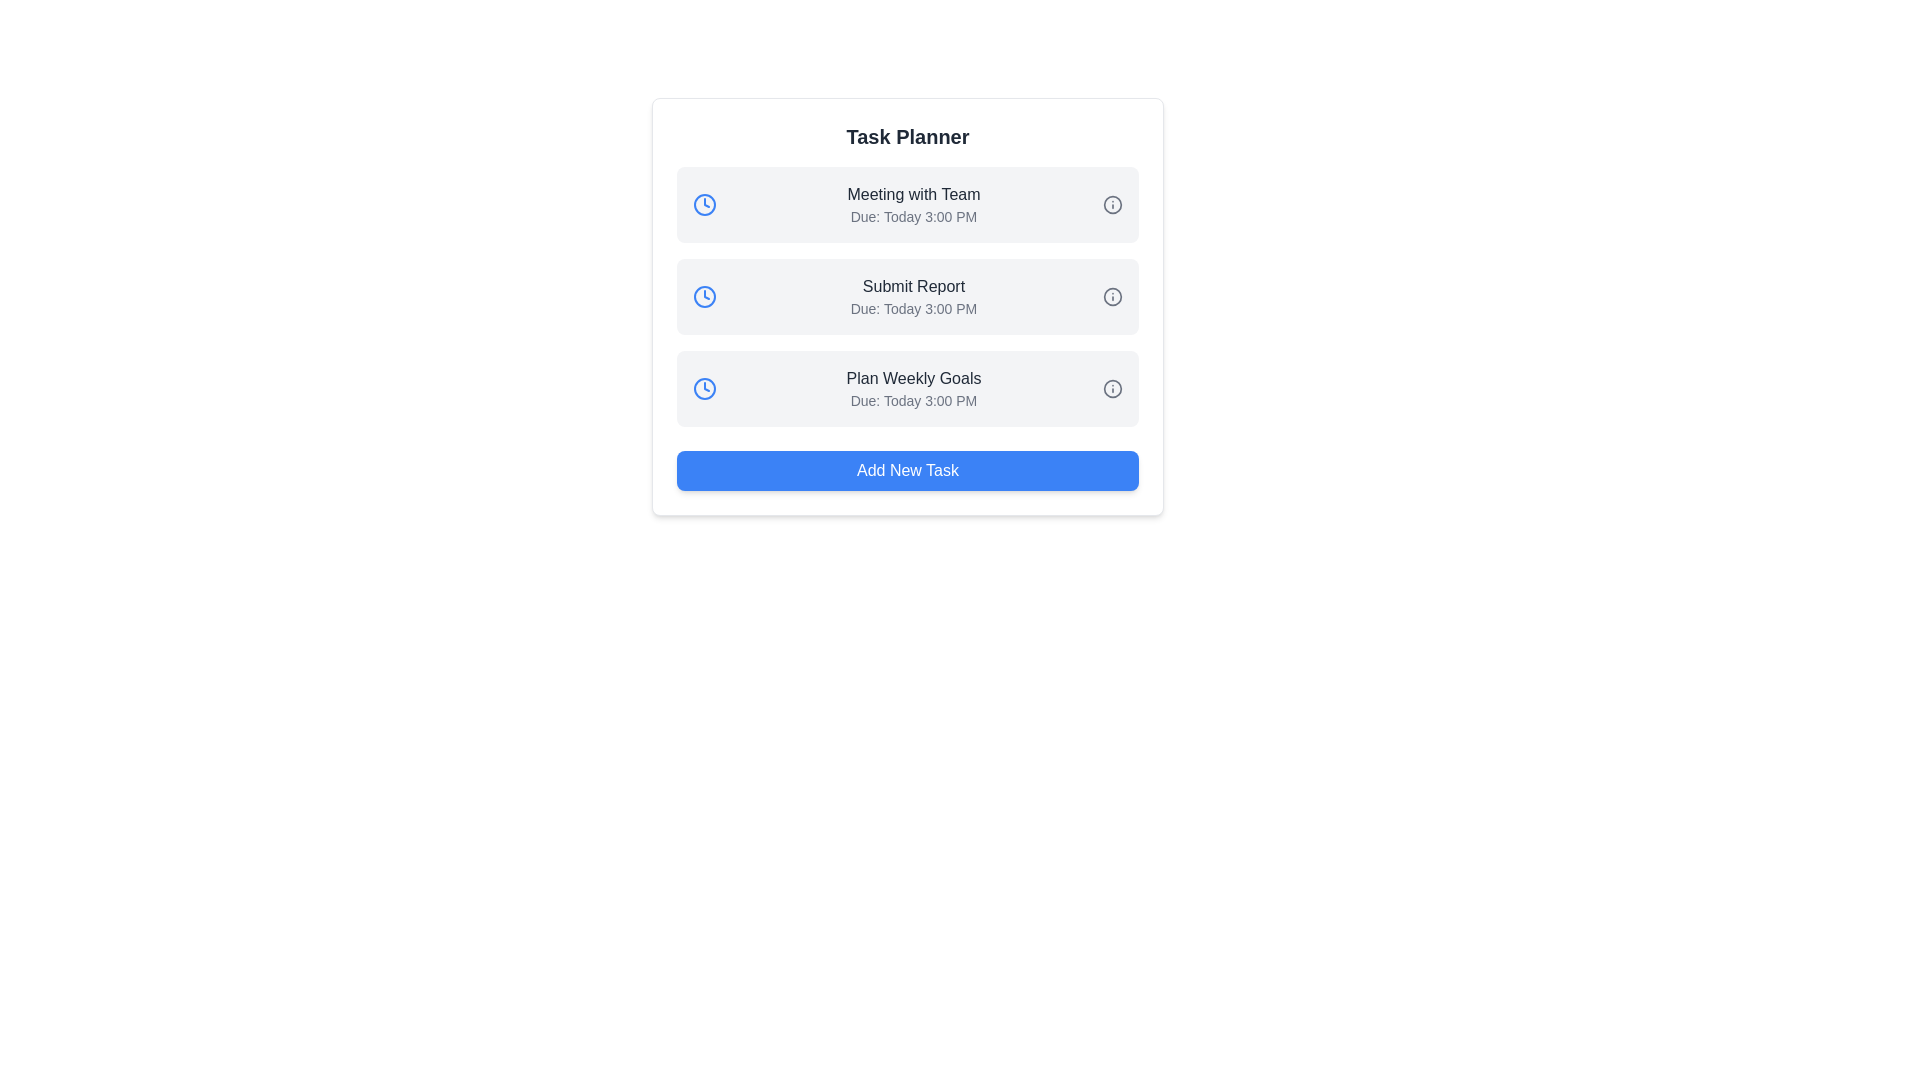 The height and width of the screenshot is (1080, 1920). Describe the element at coordinates (1112, 297) in the screenshot. I see `the circular gray icon button located to the right of the text 'Submit Report' in the second row of the task list` at that location.